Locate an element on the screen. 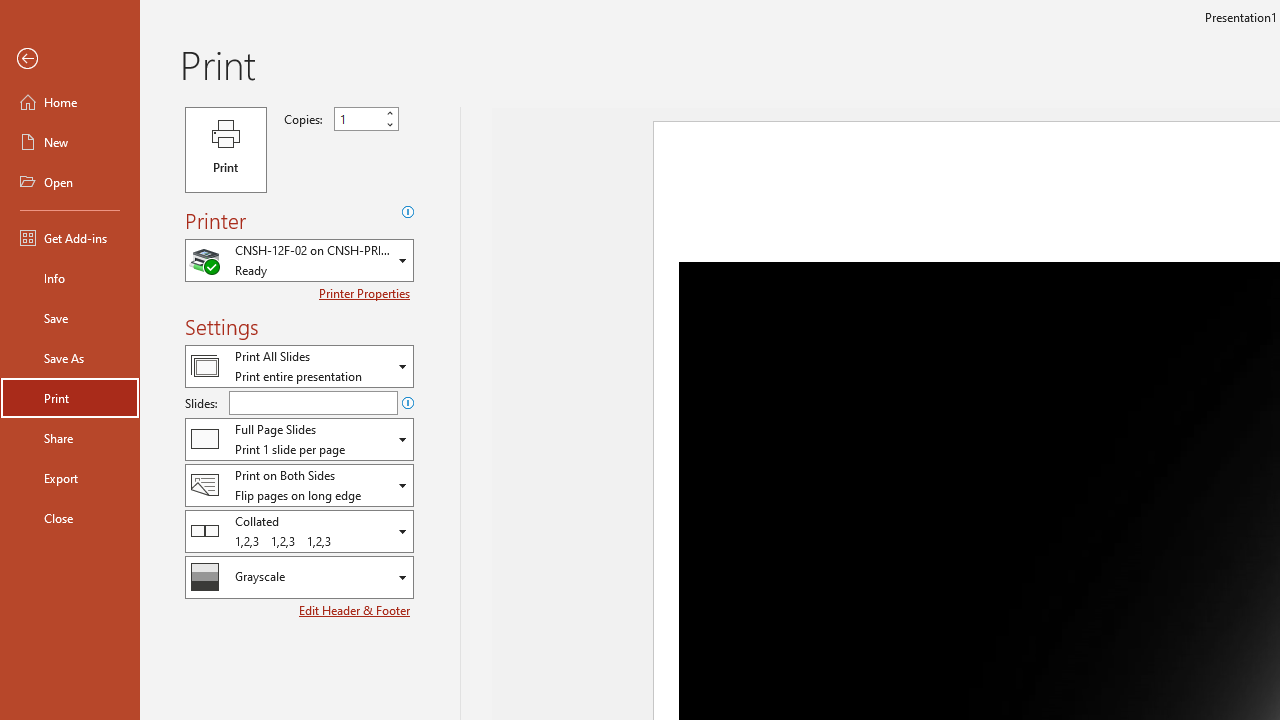 Image resolution: width=1280 pixels, height=720 pixels. 'Save' is located at coordinates (69, 316).